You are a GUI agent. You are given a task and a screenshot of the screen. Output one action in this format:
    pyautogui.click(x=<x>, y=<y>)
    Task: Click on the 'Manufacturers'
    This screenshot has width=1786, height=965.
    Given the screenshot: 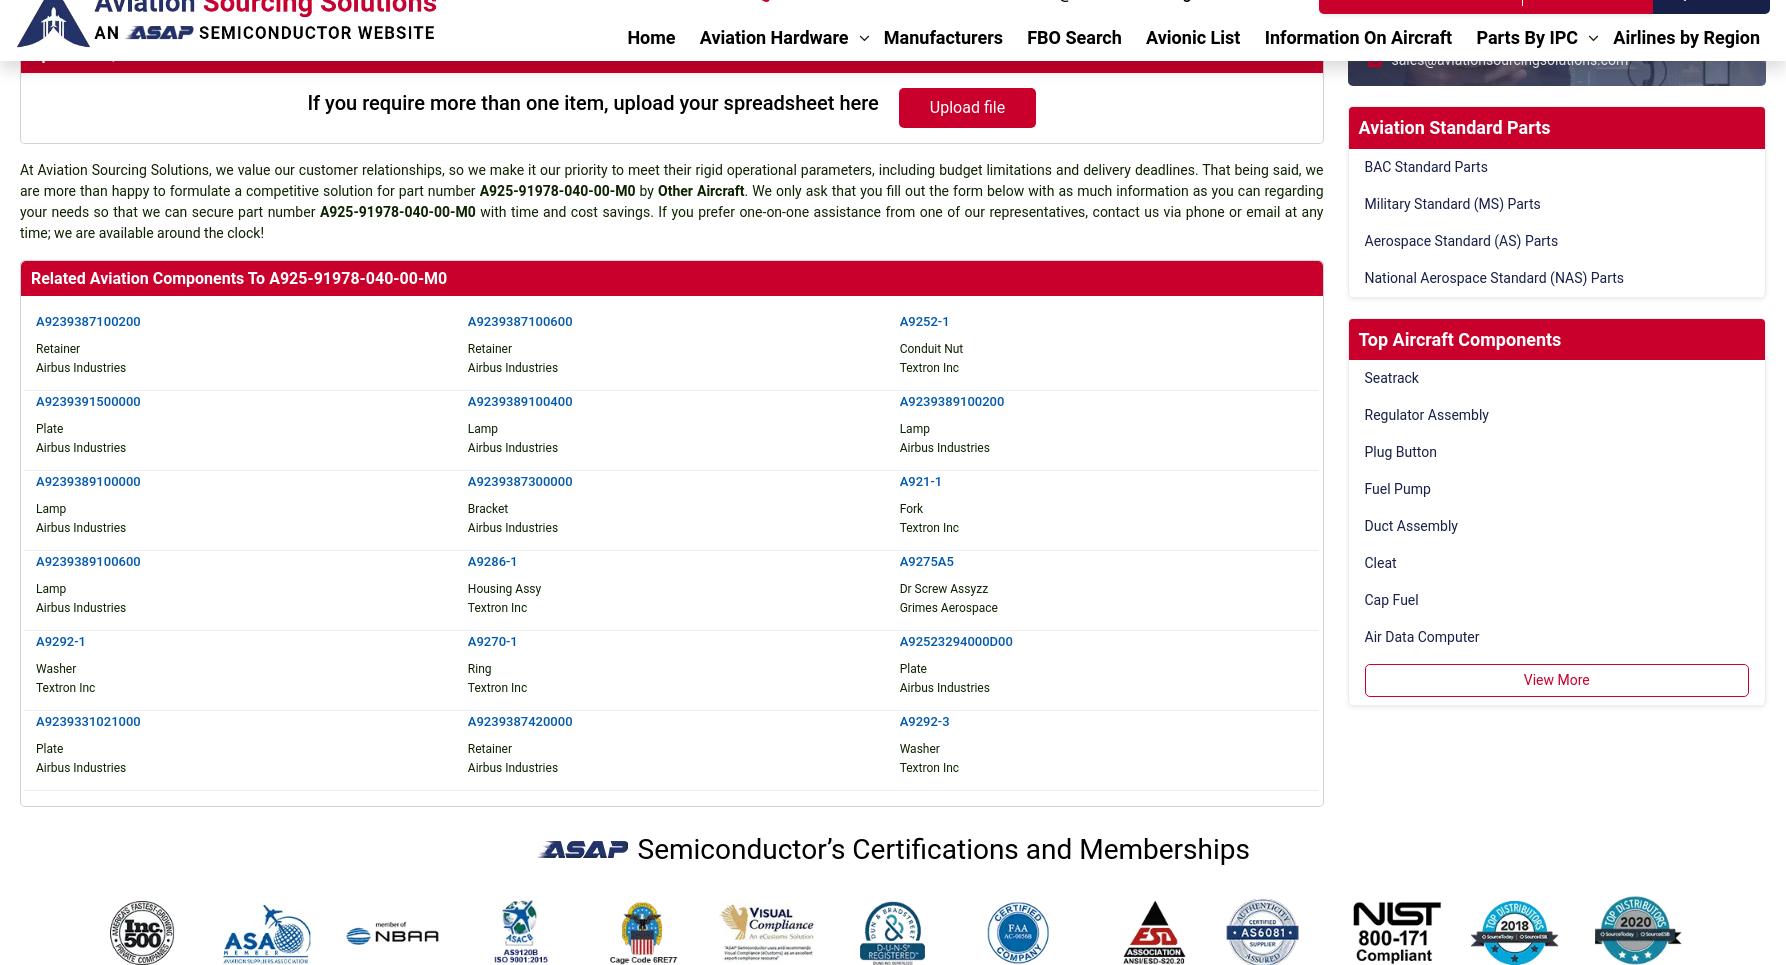 What is the action you would take?
    pyautogui.click(x=556, y=727)
    